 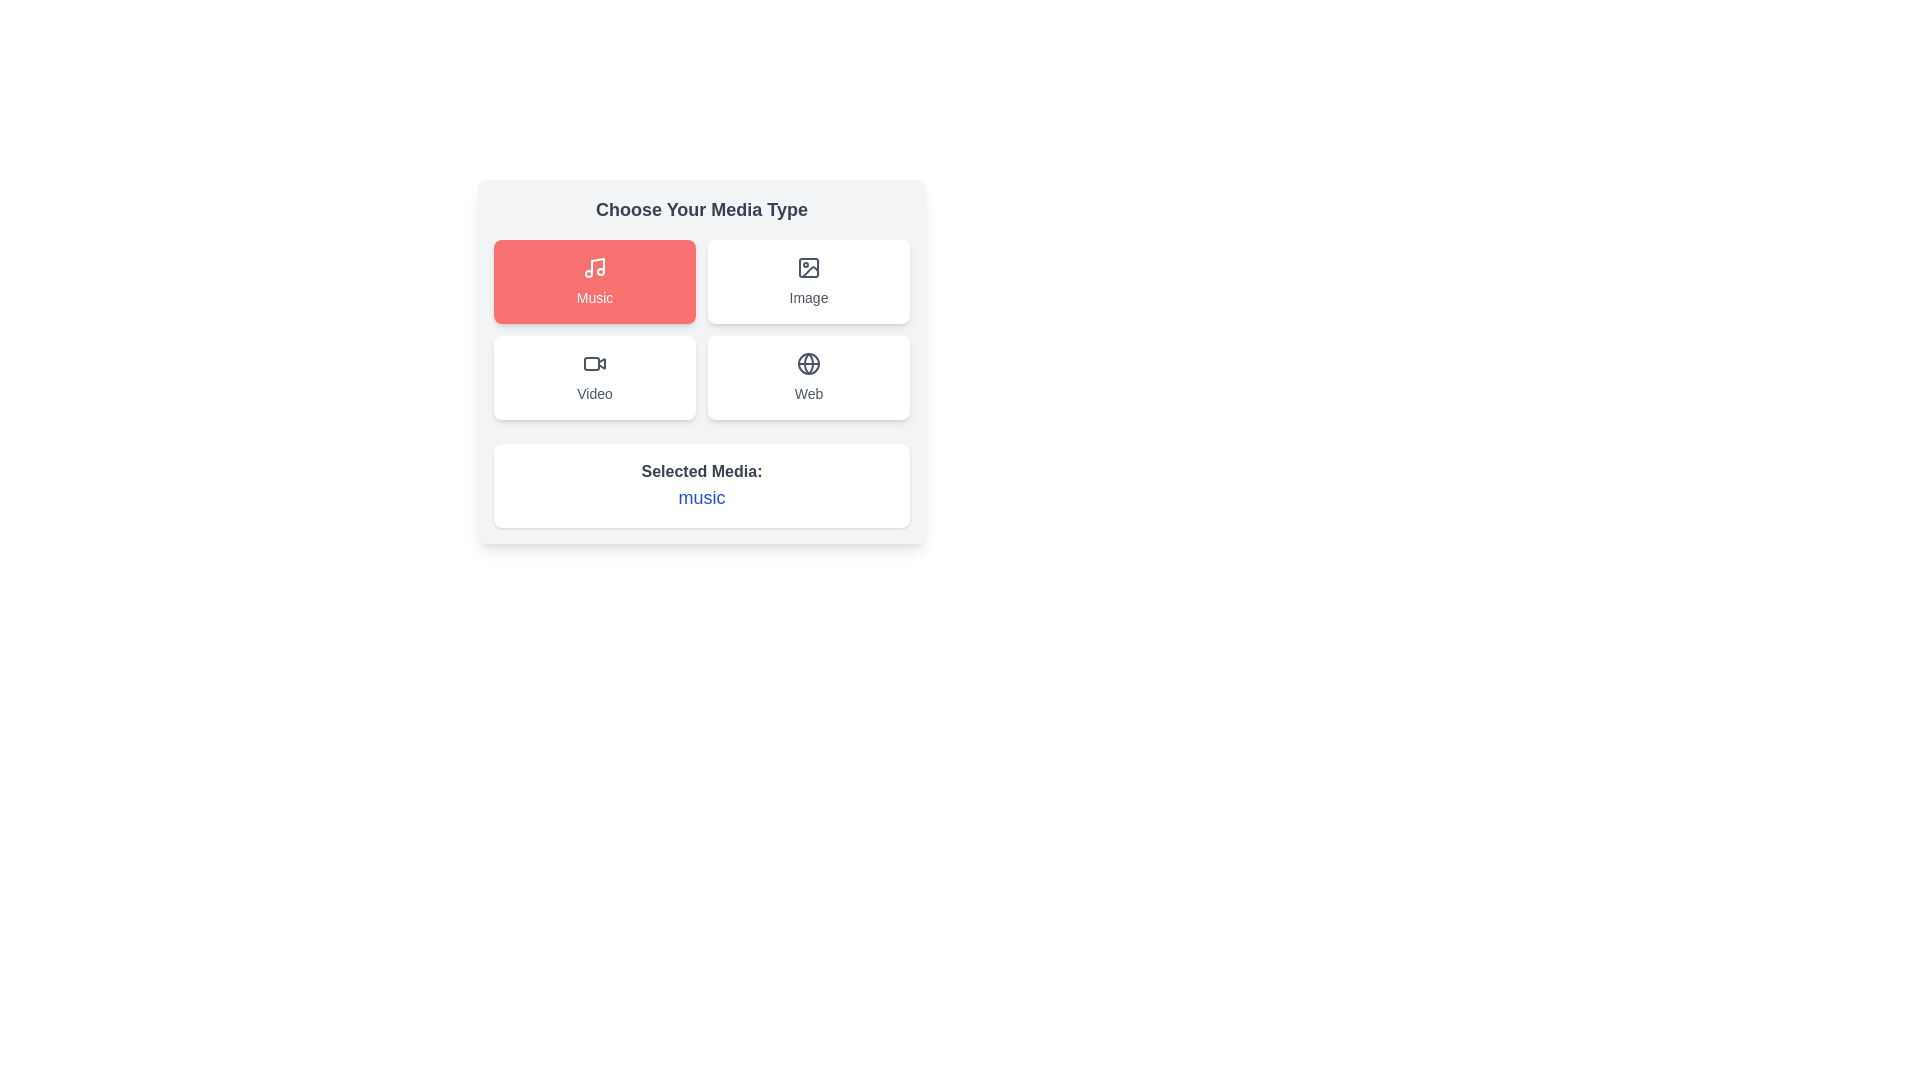 What do you see at coordinates (594, 378) in the screenshot?
I see `the button corresponding to the media type Video` at bounding box center [594, 378].